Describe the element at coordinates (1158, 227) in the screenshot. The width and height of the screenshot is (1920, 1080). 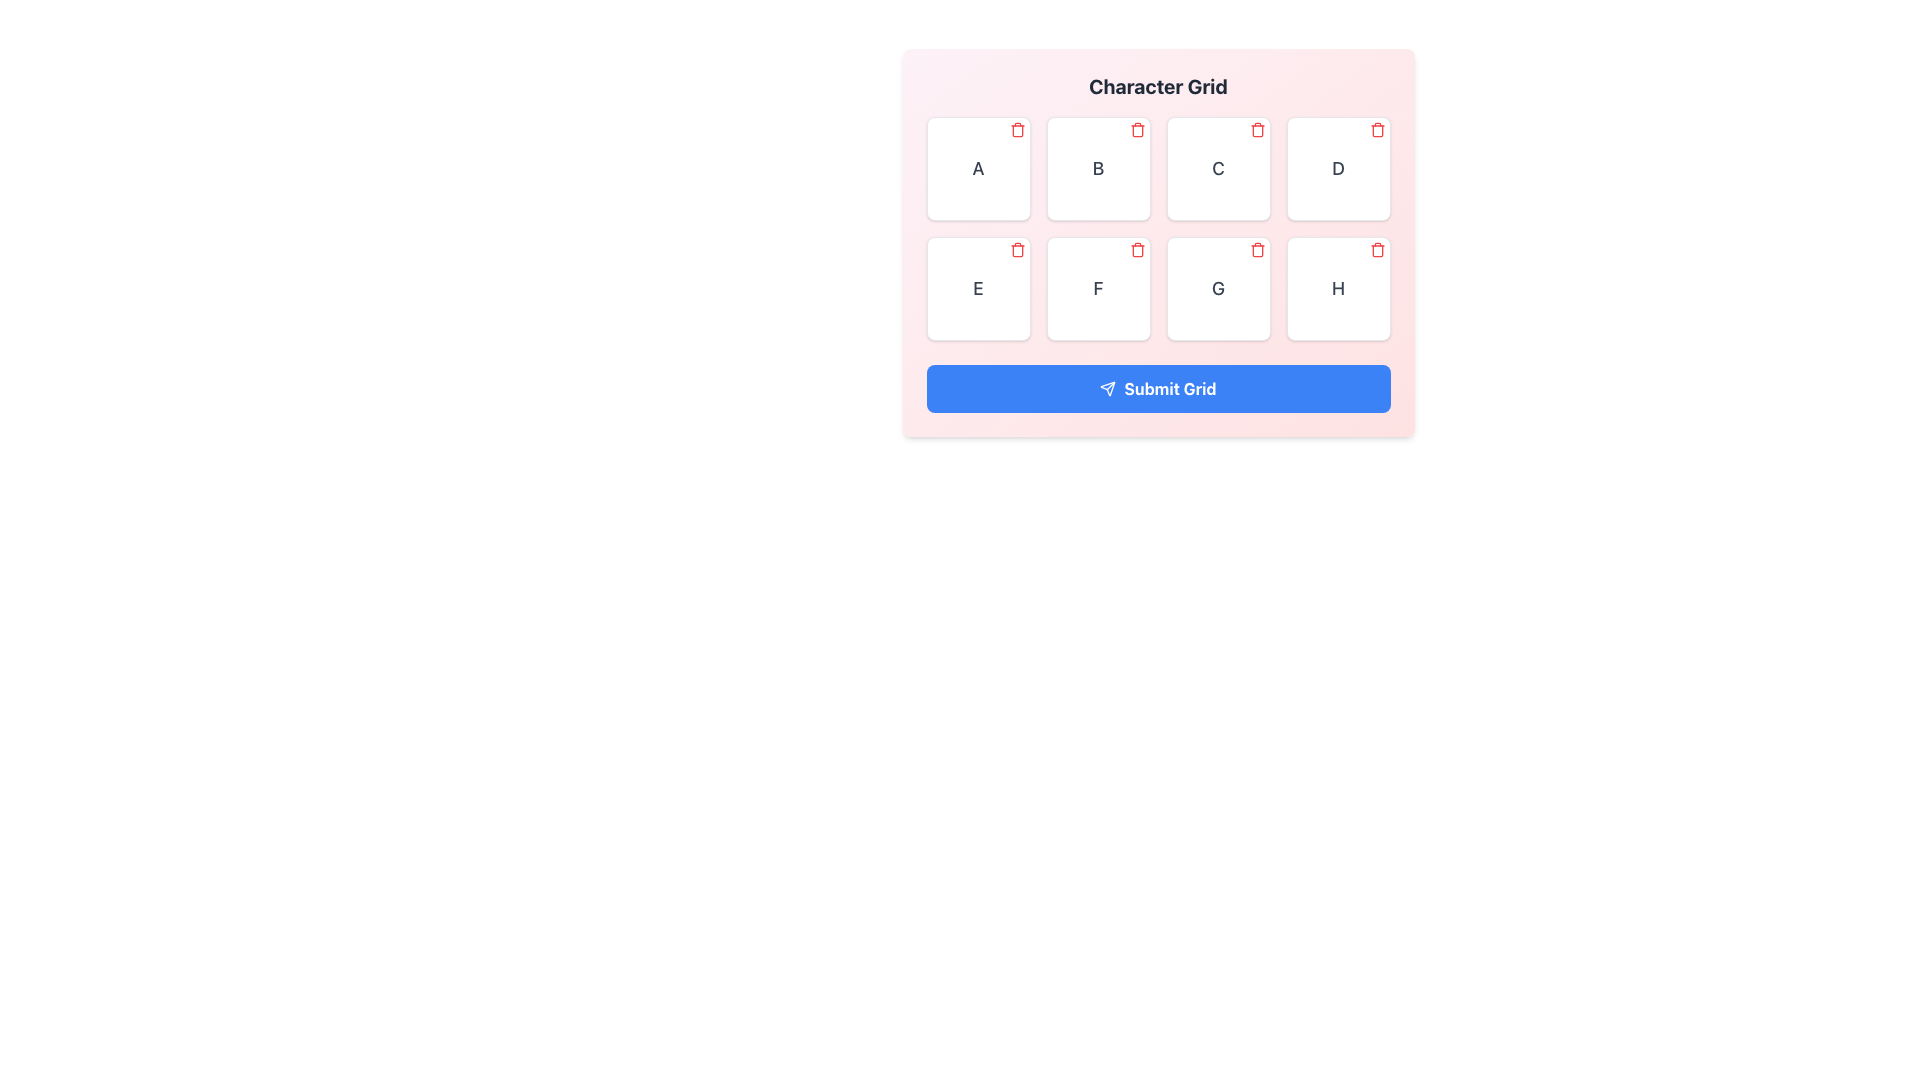
I see `the delete icon of a grid item in the grid layout composed of 8 square-shaped items with characters and a red trash icon in the top-right corner` at that location.